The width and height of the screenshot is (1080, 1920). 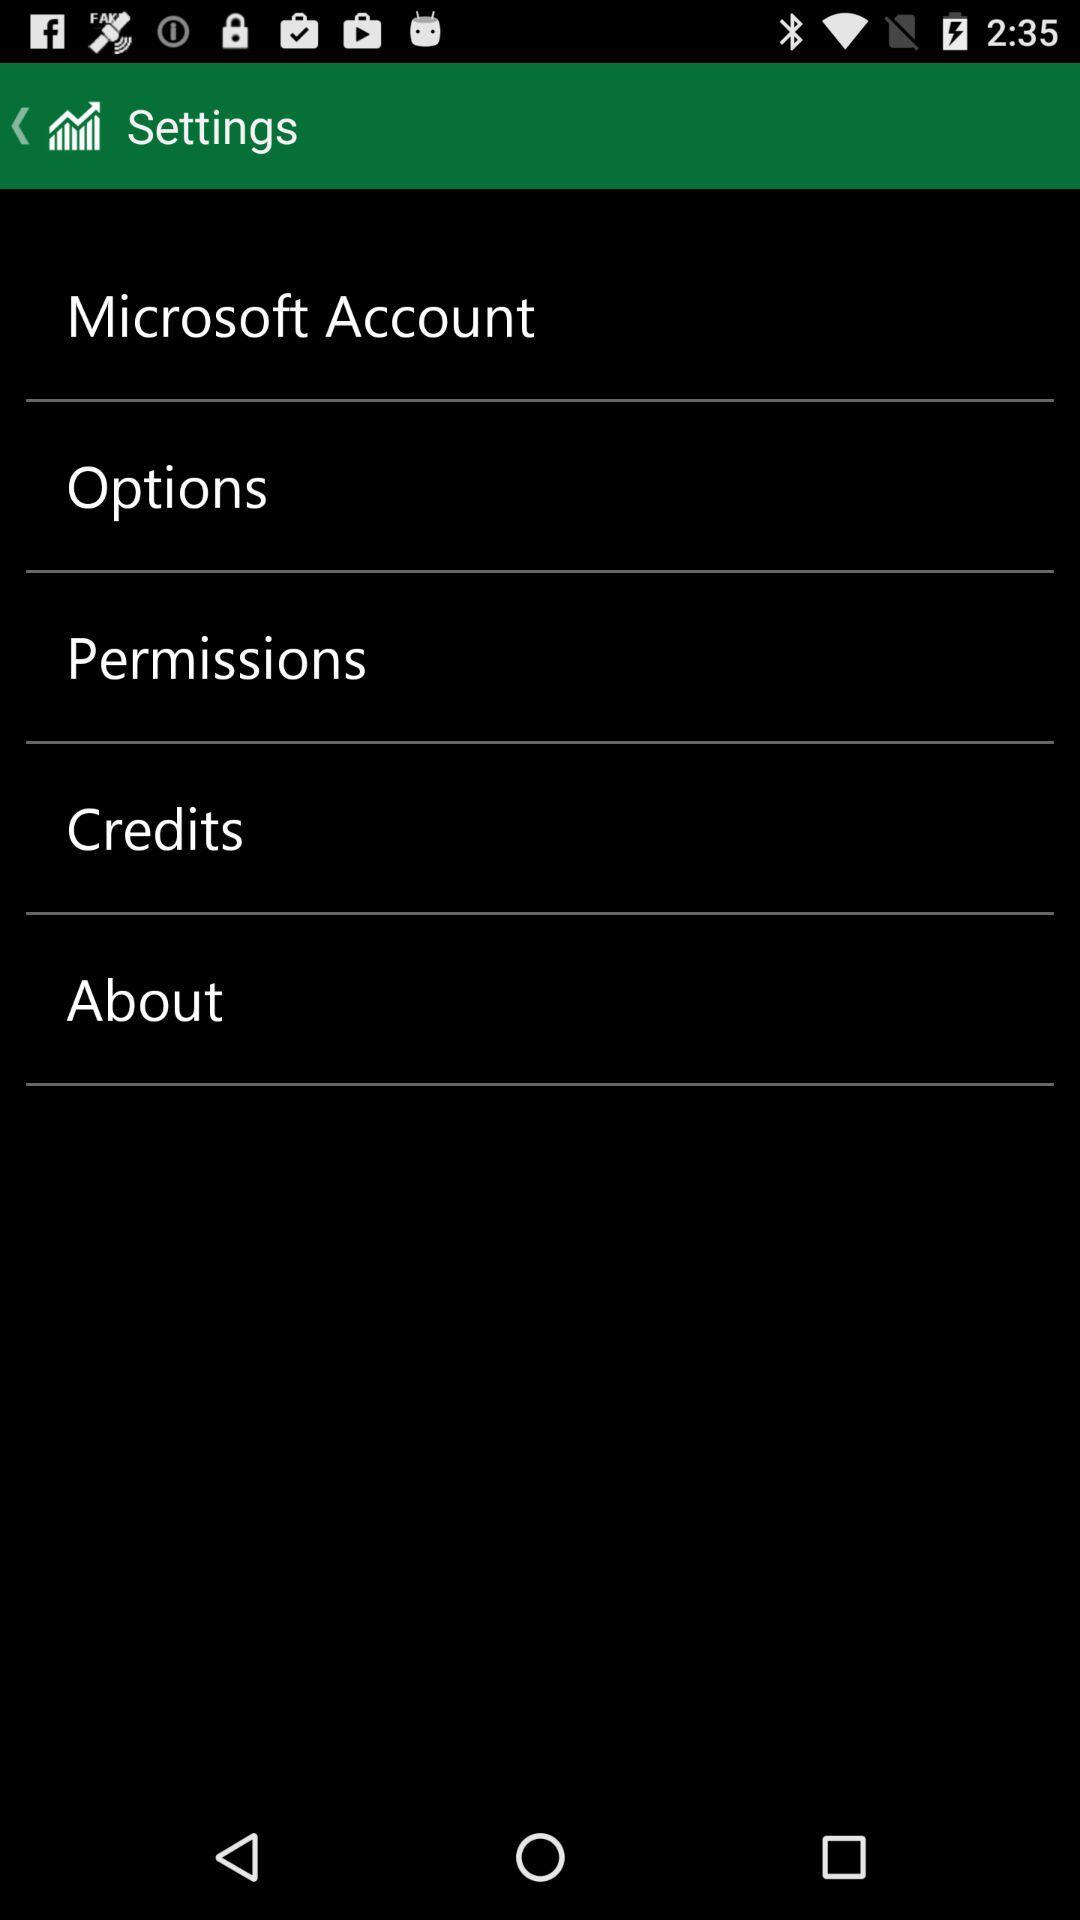 I want to click on item below the permissions item, so click(x=154, y=828).